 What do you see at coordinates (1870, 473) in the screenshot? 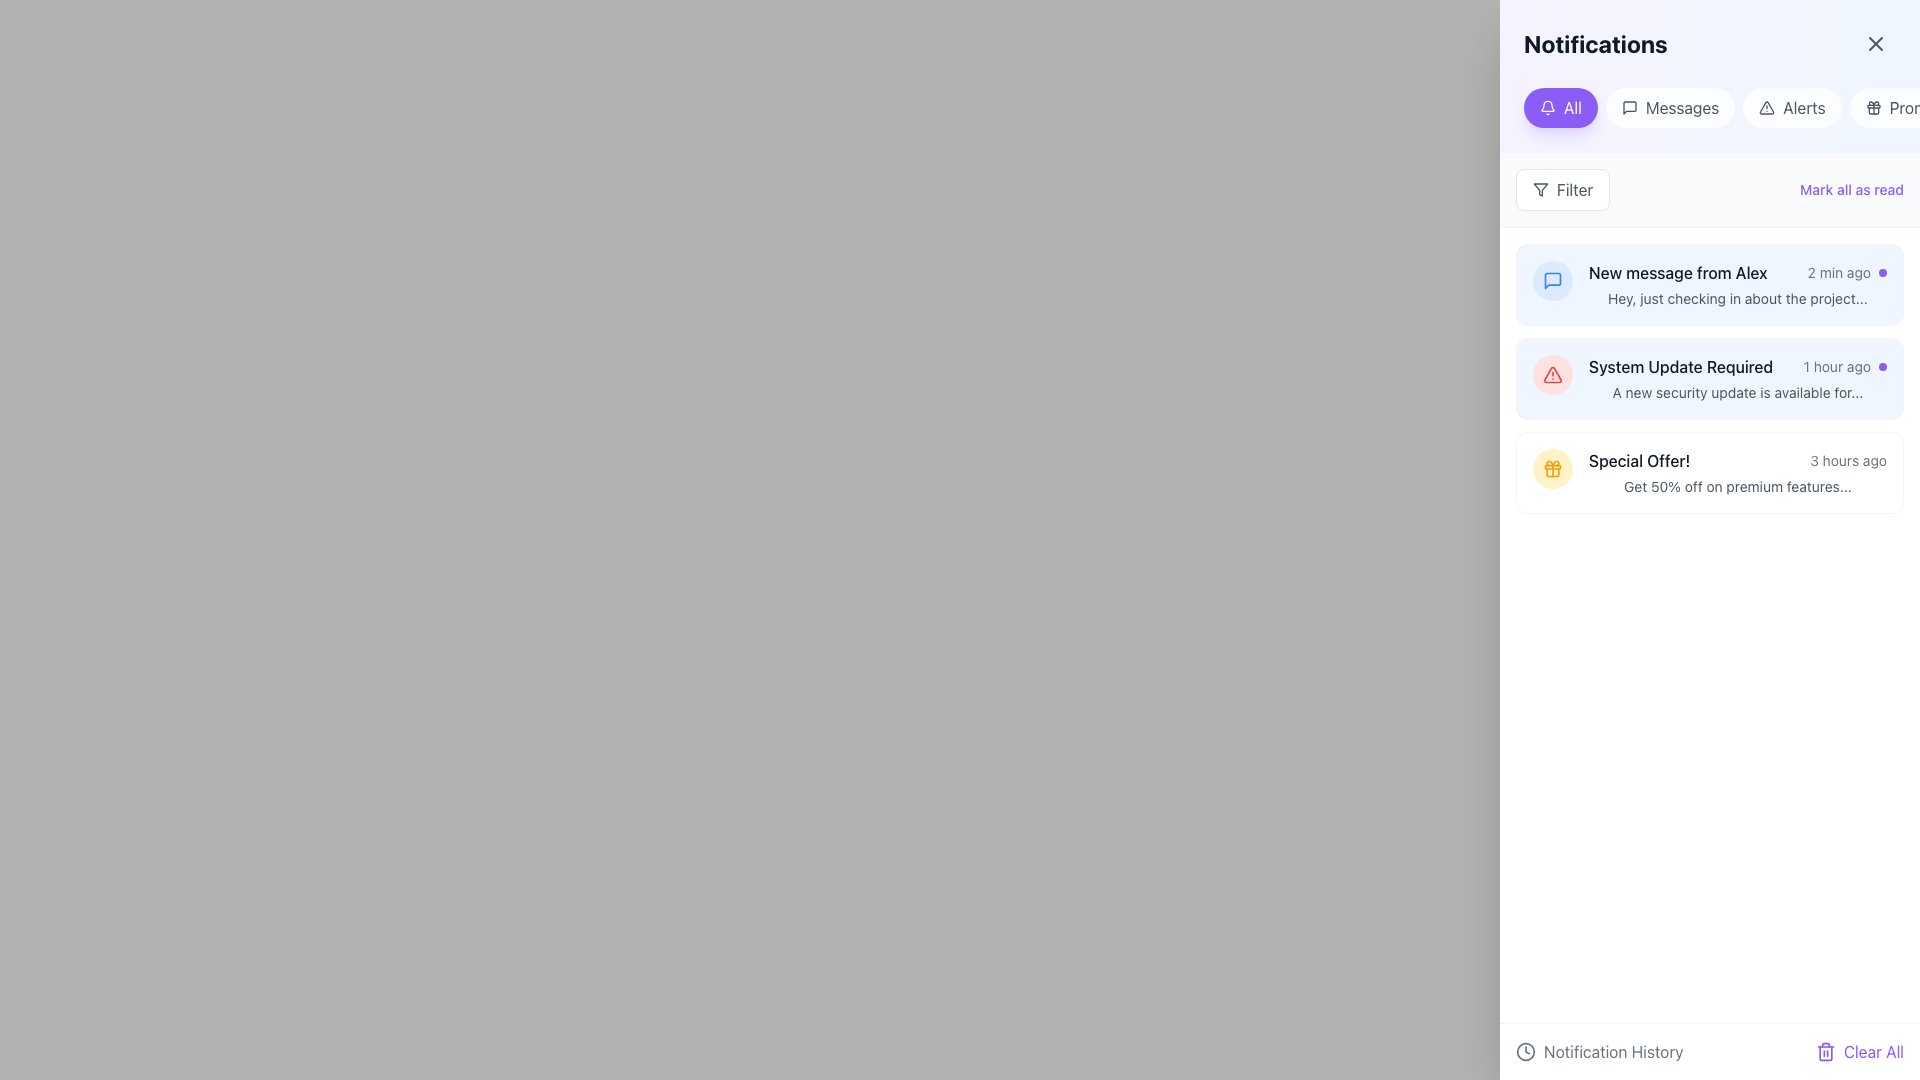
I see `the vertical ellipsis icon, which consists of three gray dots arranged vertically, located at the top-right corner of the notification card for the 'Special Offer'` at bounding box center [1870, 473].